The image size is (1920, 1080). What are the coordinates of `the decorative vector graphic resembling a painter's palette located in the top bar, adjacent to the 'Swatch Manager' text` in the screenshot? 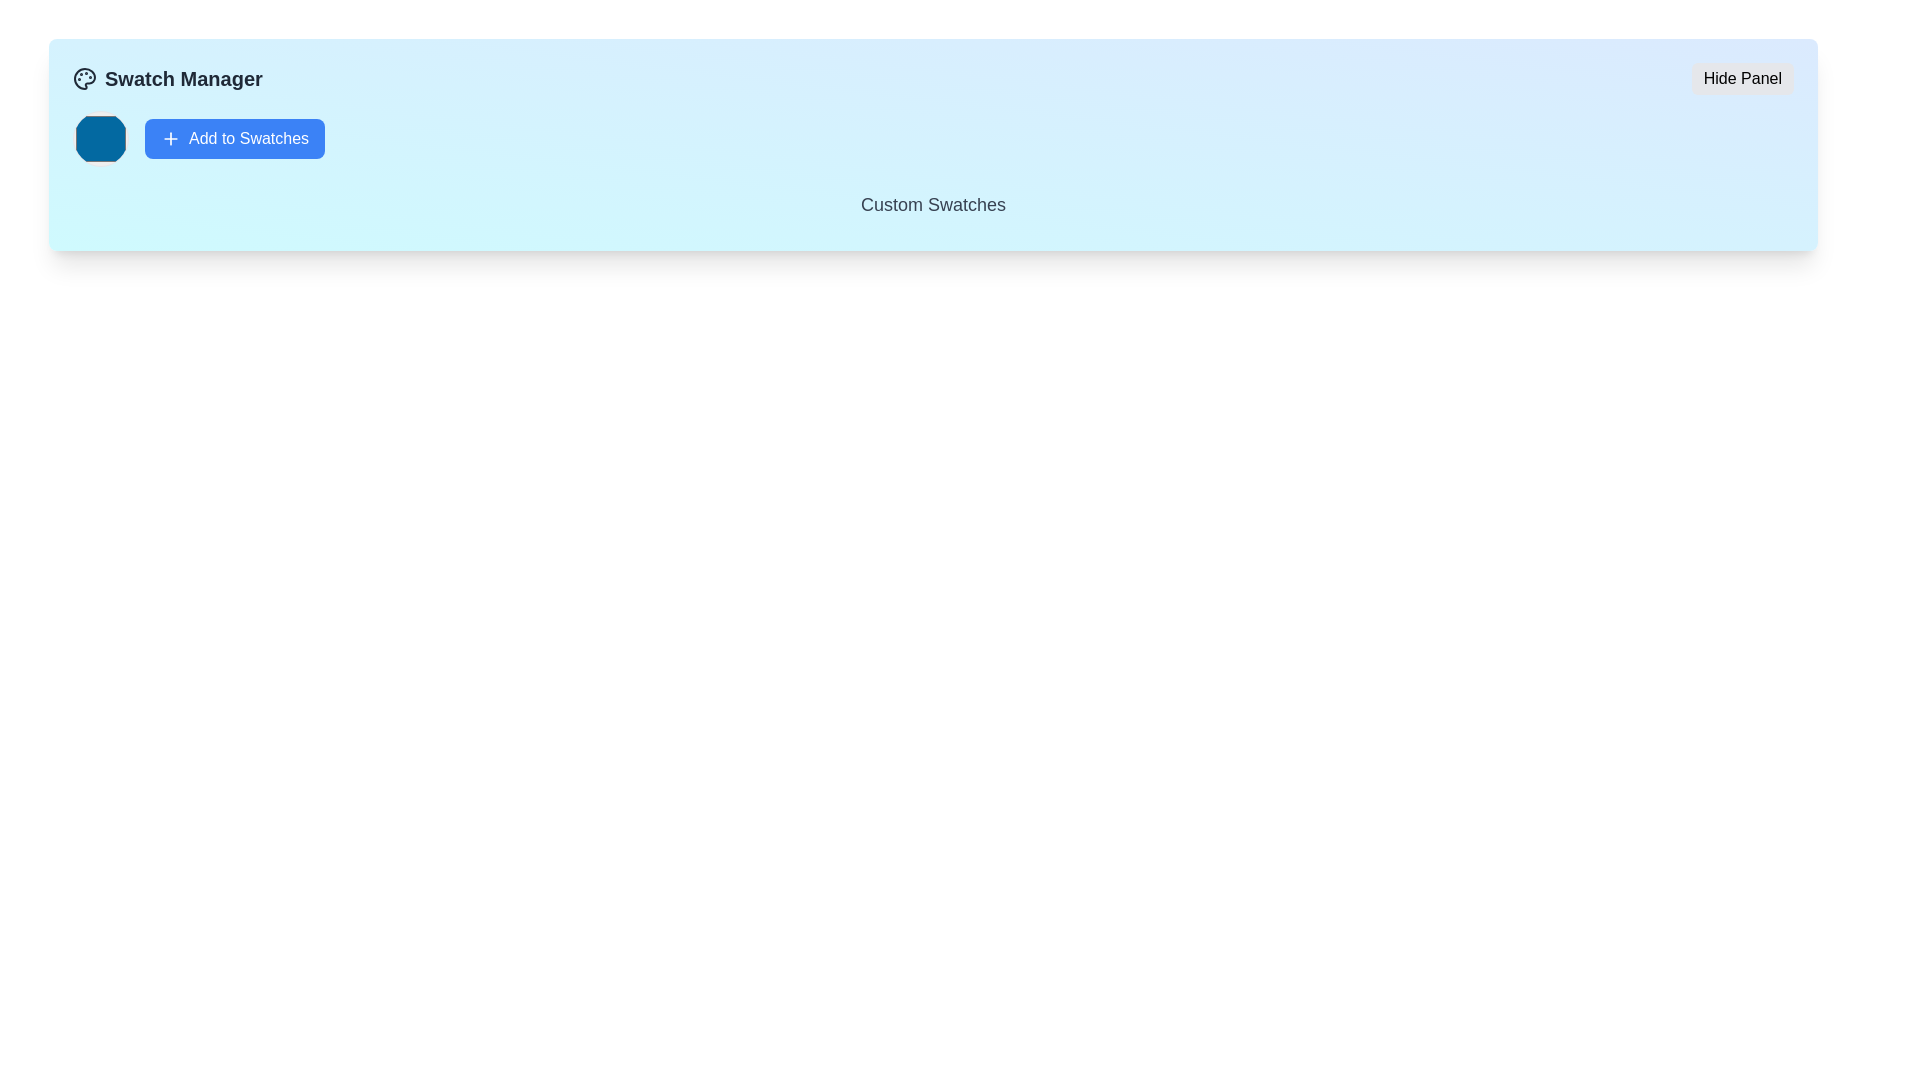 It's located at (84, 77).